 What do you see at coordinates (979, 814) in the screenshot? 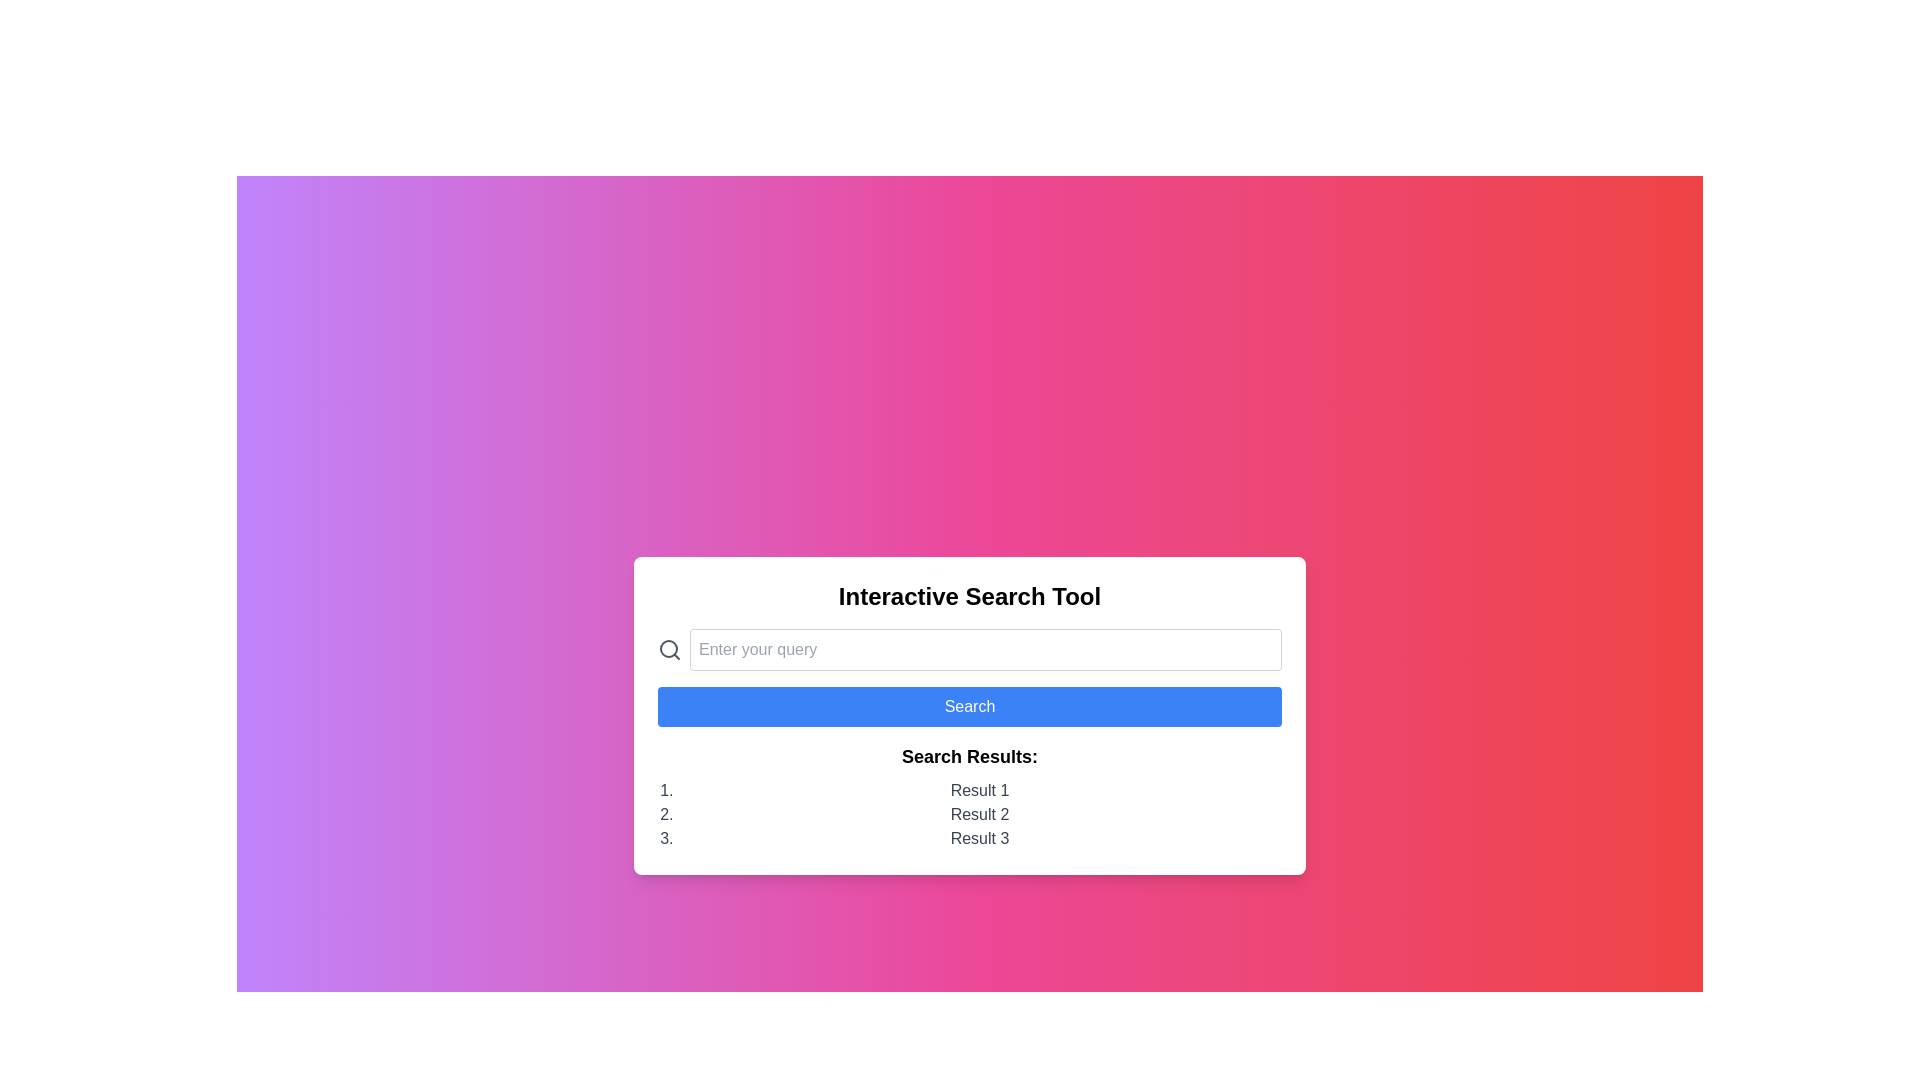
I see `the second text label in the search results list, which provides identification of an item under the 'Search Results:' header` at bounding box center [979, 814].